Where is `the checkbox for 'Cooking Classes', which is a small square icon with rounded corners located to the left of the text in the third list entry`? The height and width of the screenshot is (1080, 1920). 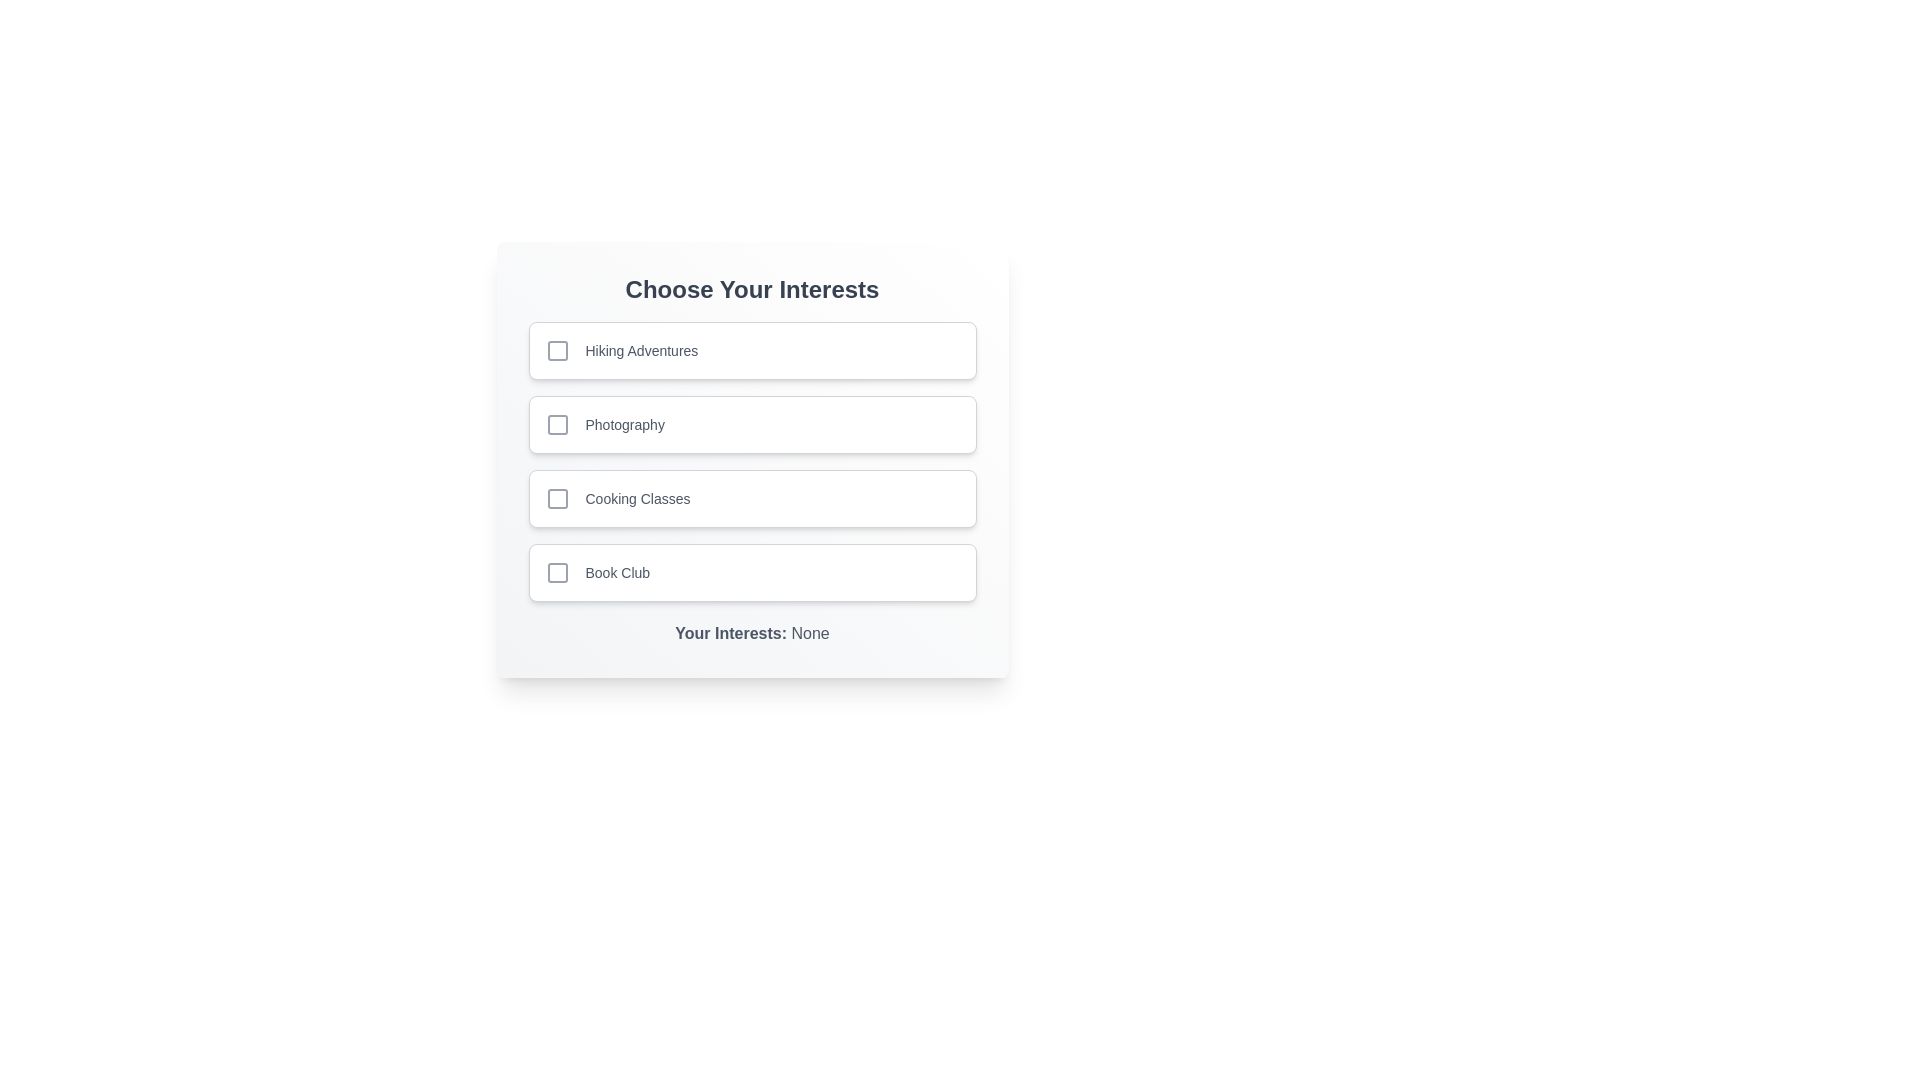
the checkbox for 'Cooking Classes', which is a small square icon with rounded corners located to the left of the text in the third list entry is located at coordinates (557, 497).